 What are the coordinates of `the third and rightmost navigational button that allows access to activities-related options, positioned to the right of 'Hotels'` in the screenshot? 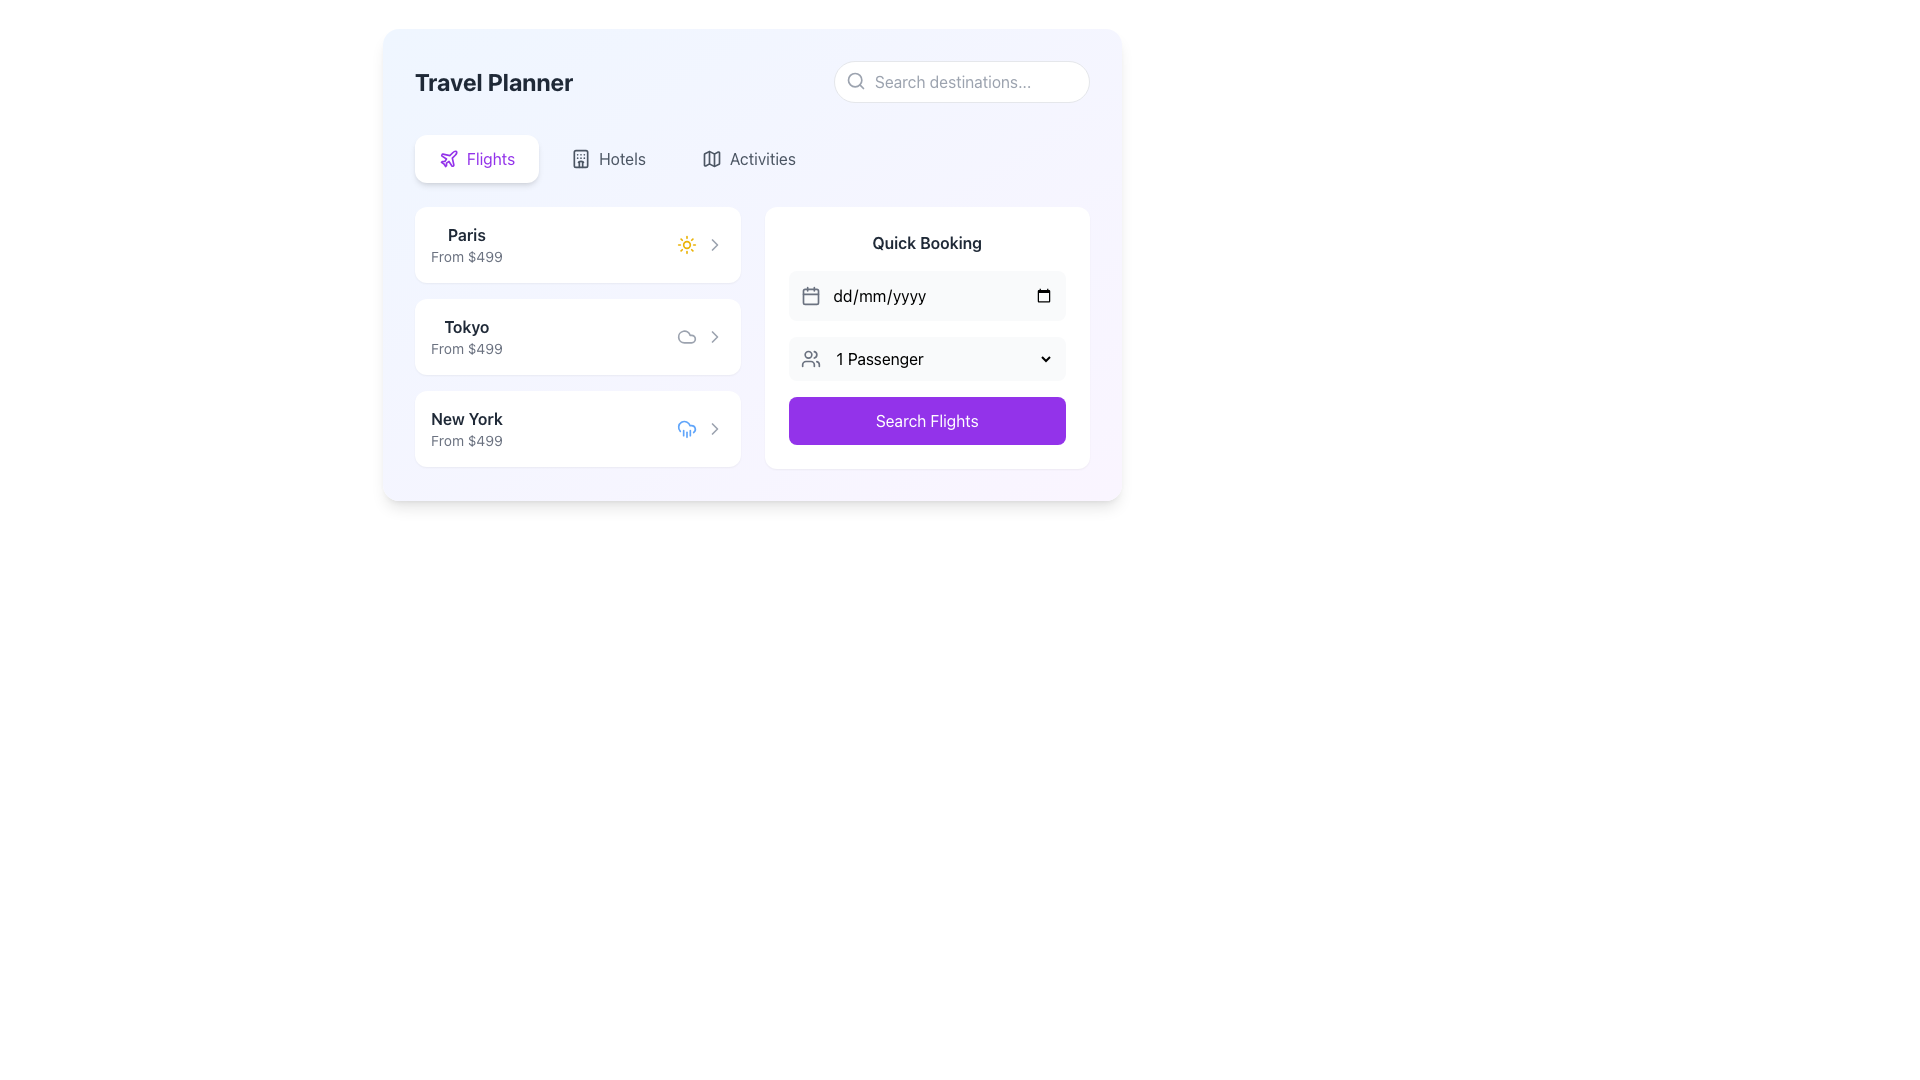 It's located at (747, 157).